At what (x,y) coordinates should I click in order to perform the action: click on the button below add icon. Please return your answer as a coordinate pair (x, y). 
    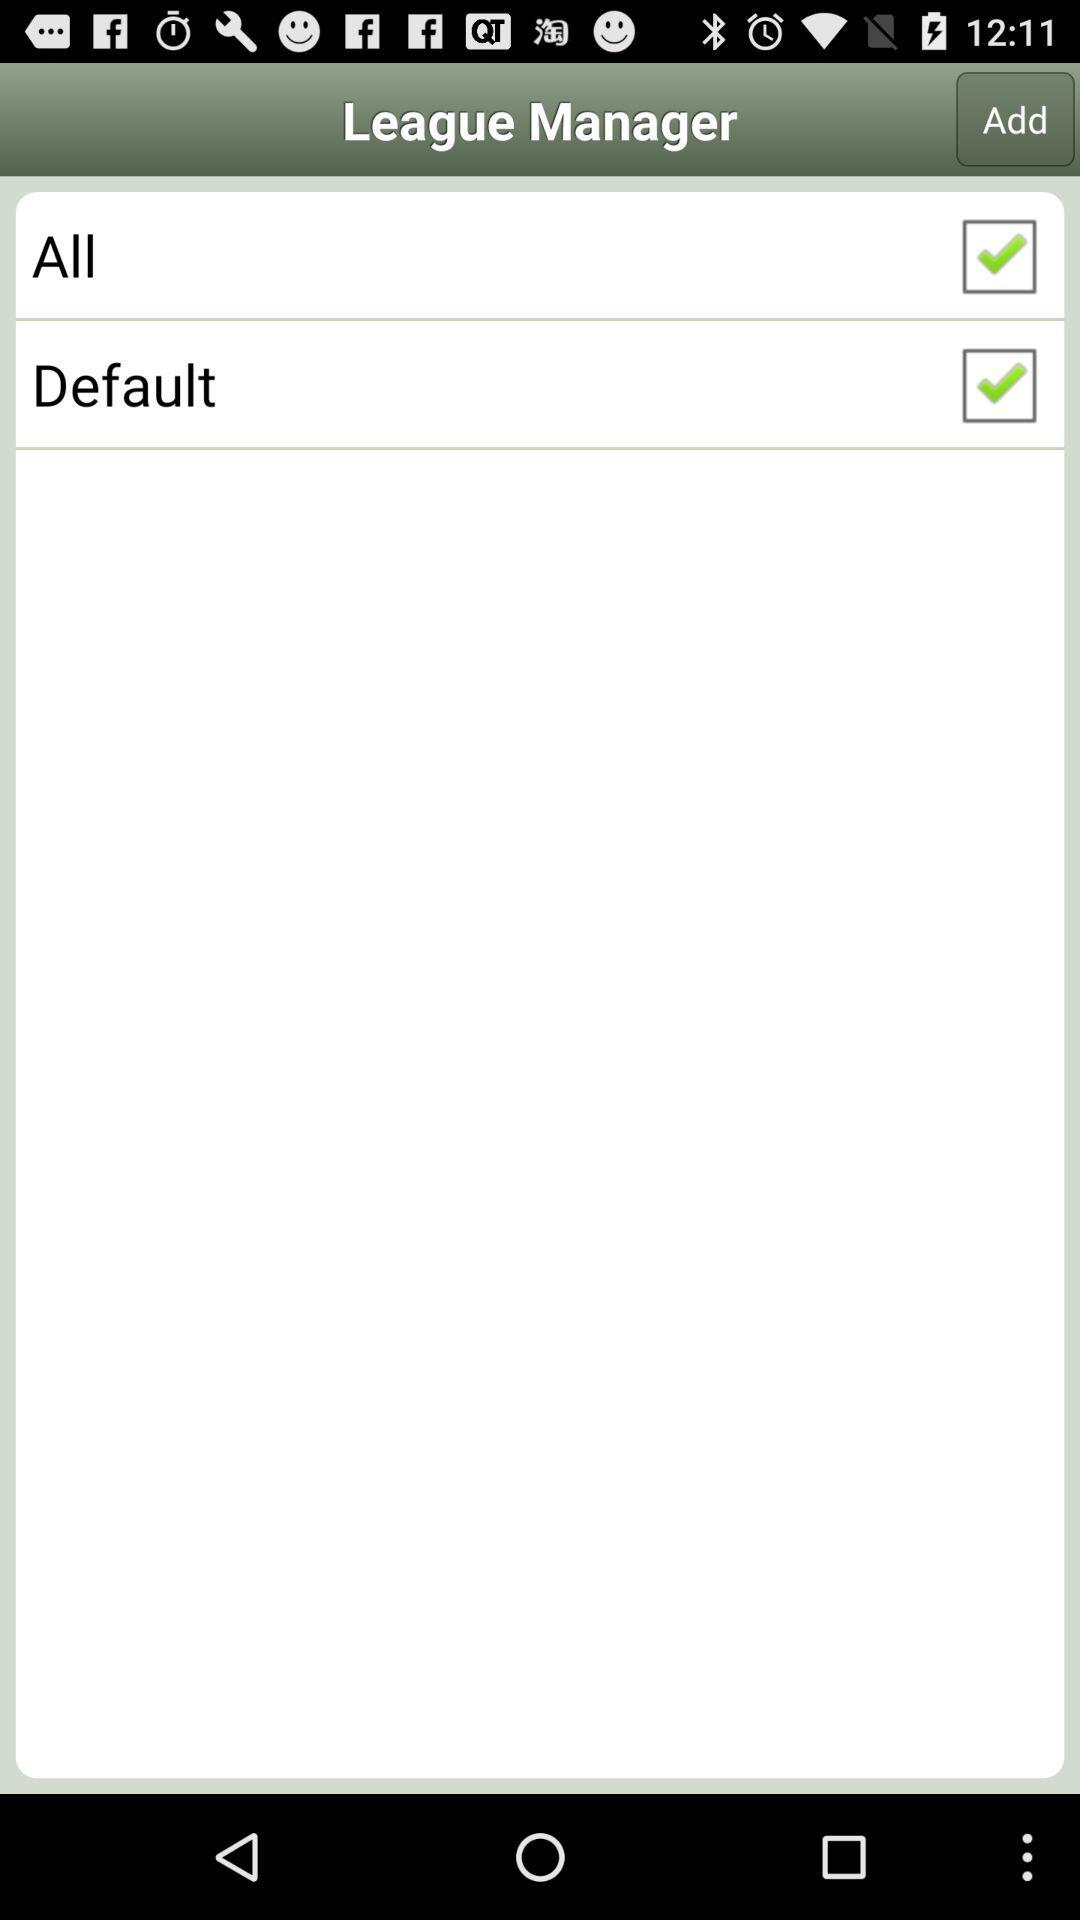
    Looking at the image, I should click on (540, 253).